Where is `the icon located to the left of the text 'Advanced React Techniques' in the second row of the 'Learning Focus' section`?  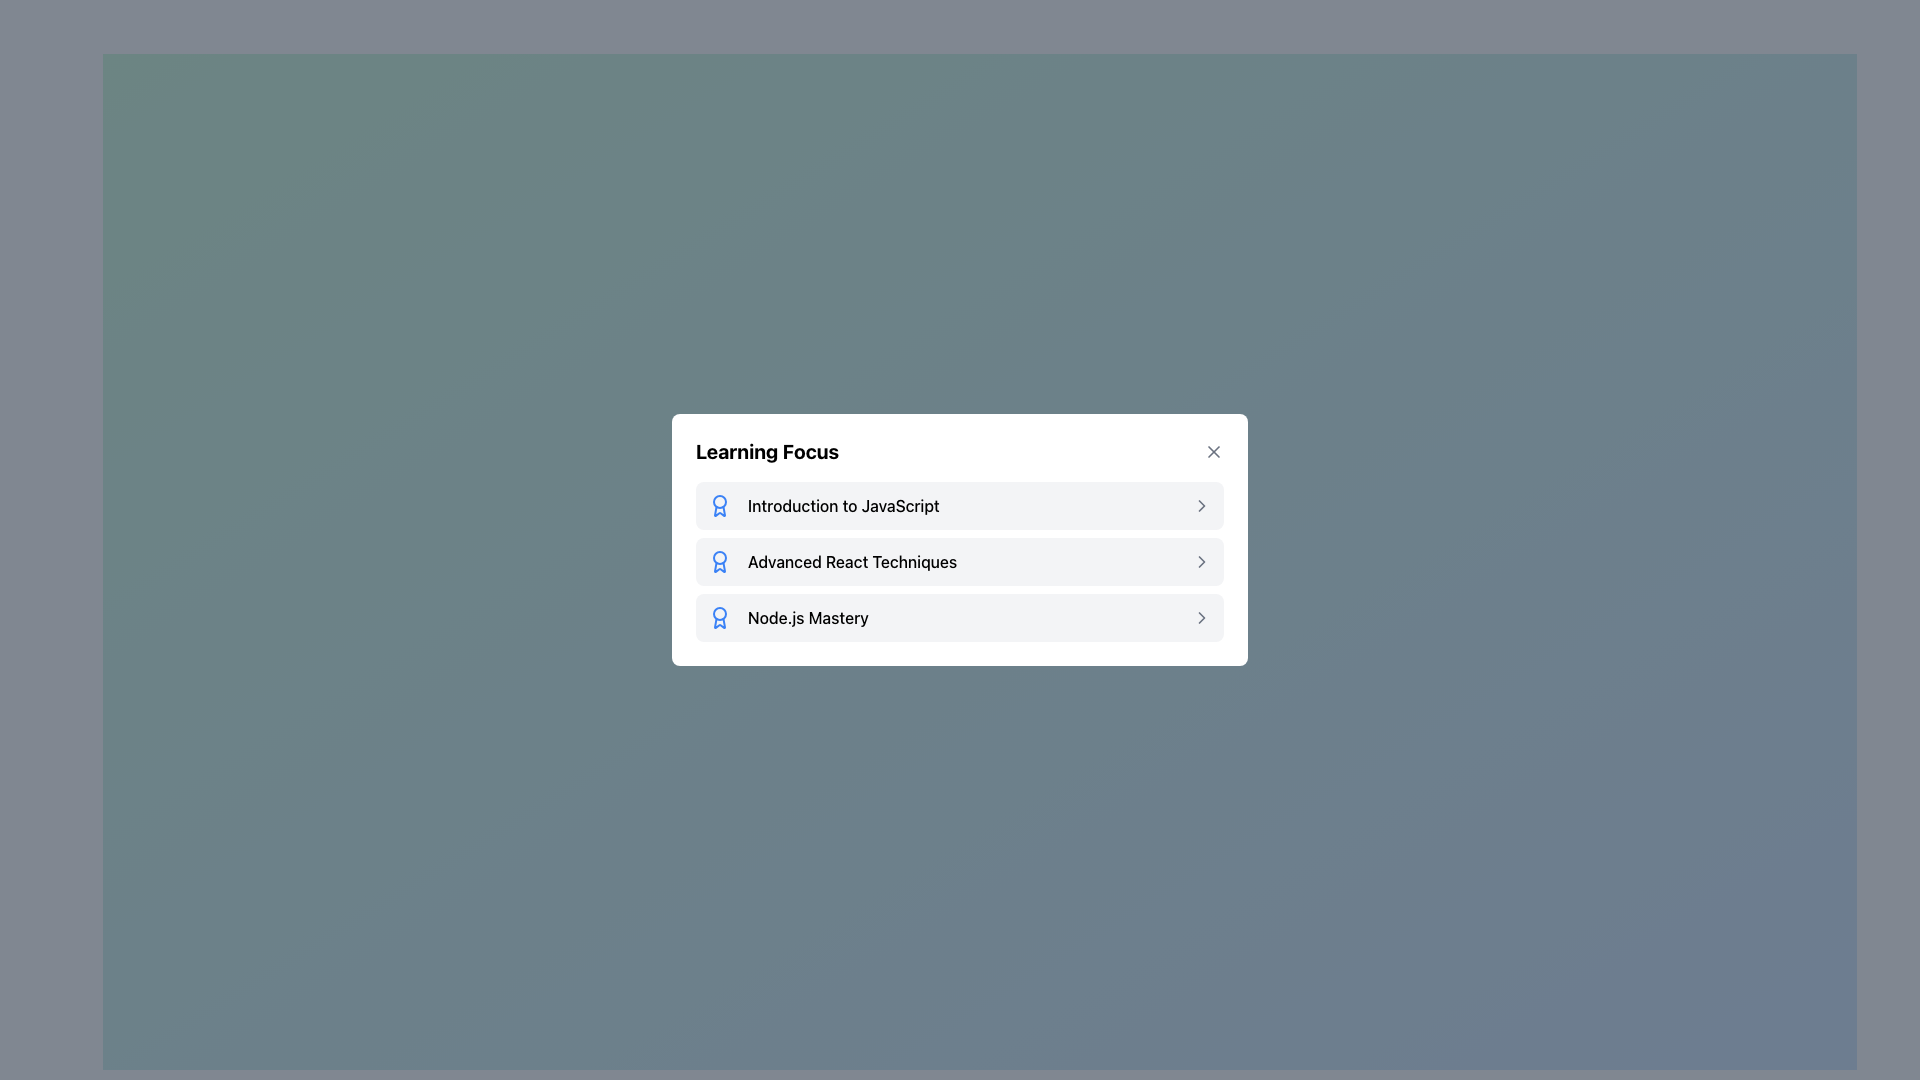
the icon located to the left of the text 'Advanced React Techniques' in the second row of the 'Learning Focus' section is located at coordinates (720, 562).